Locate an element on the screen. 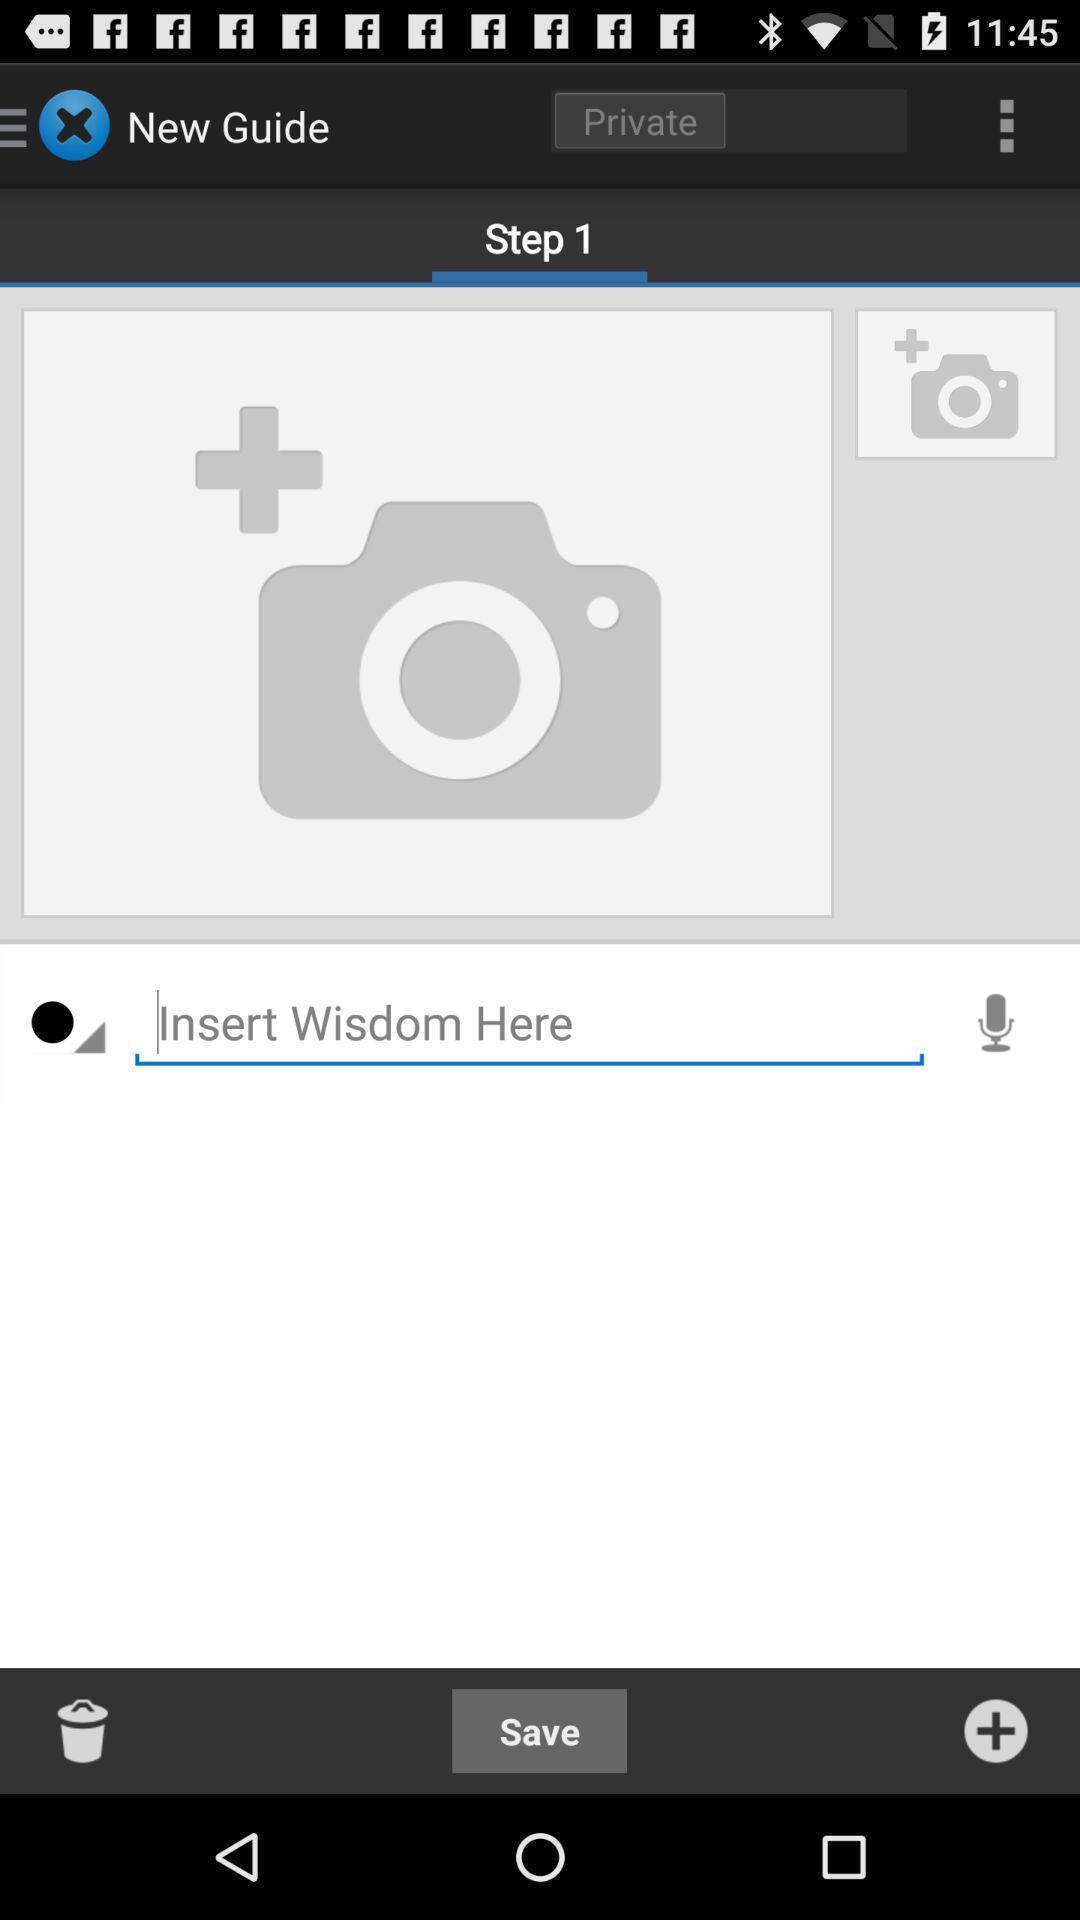  the item to the left of save is located at coordinates (83, 1730).